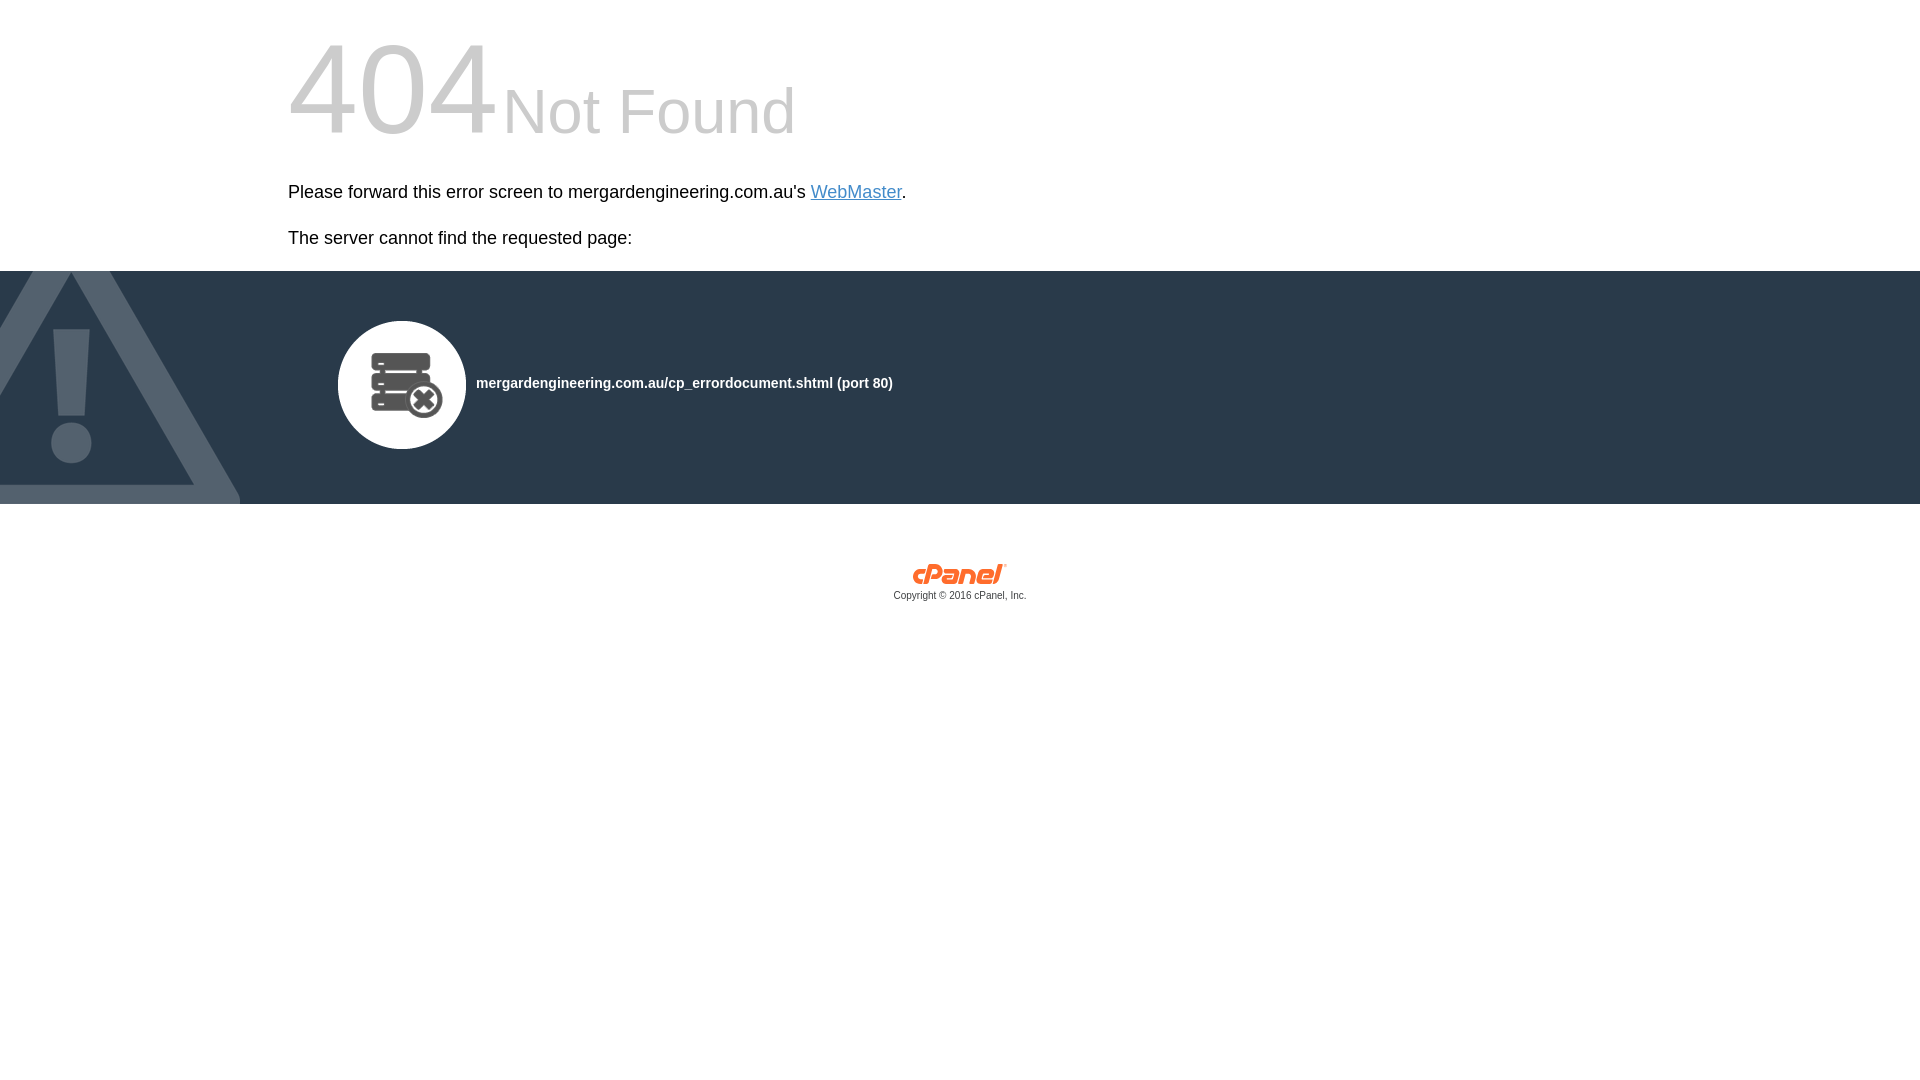 The image size is (1920, 1080). Describe the element at coordinates (856, 192) in the screenshot. I see `'WebMaster'` at that location.